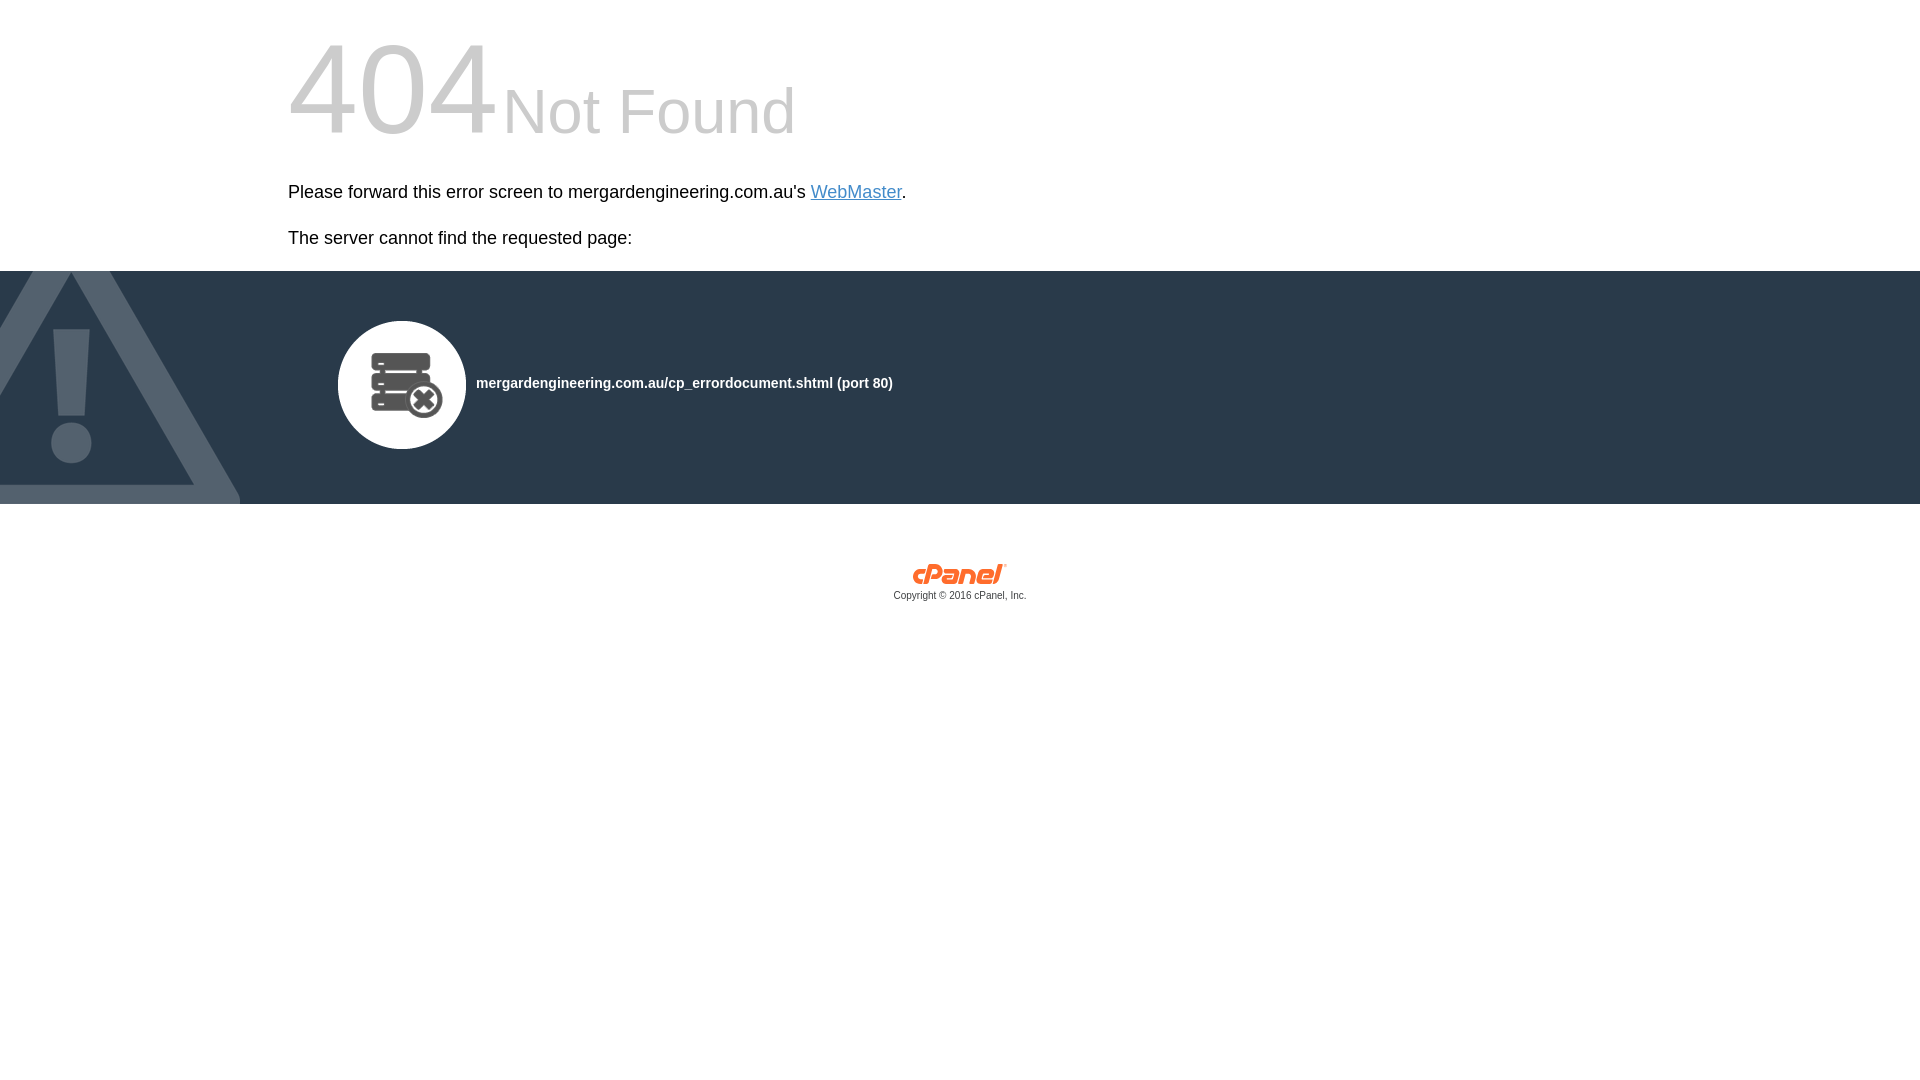 The image size is (1920, 1080). Describe the element at coordinates (856, 192) in the screenshot. I see `'WebMaster'` at that location.